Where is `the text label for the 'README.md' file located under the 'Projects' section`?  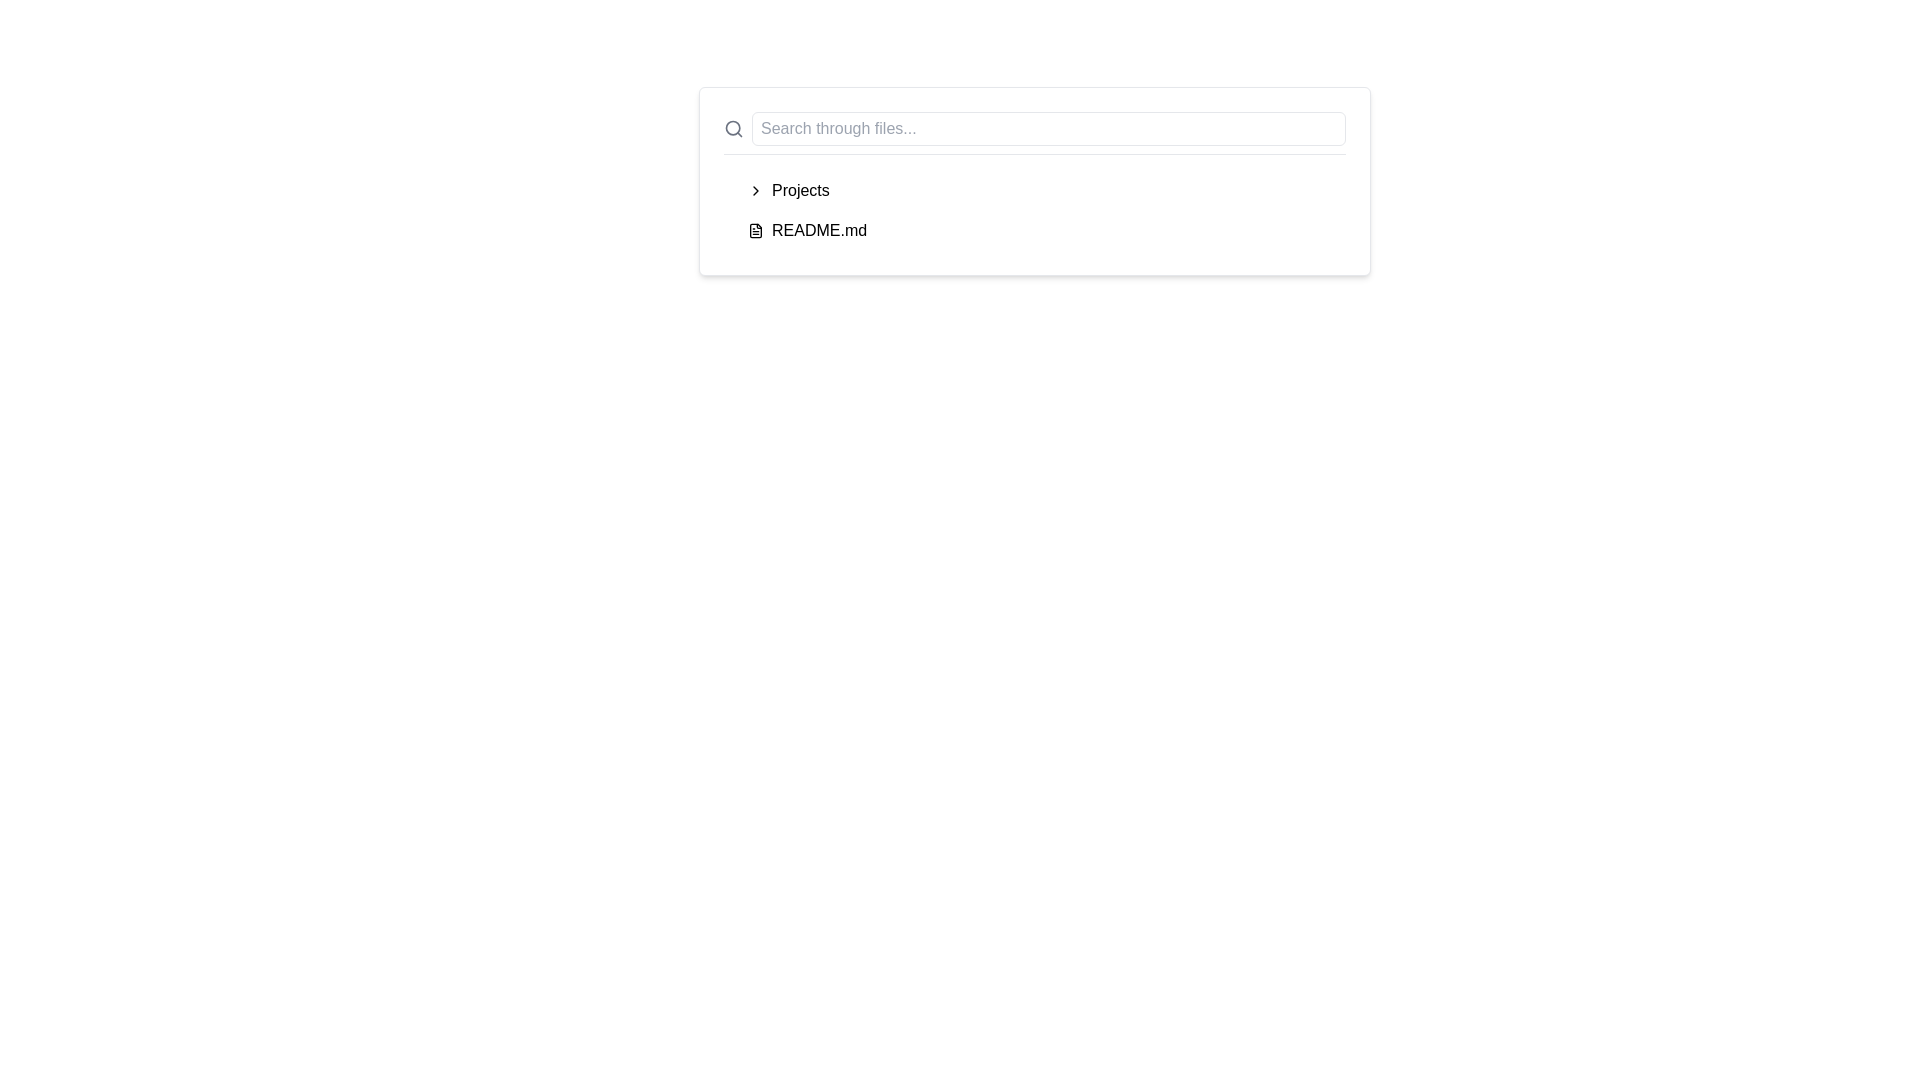 the text label for the 'README.md' file located under the 'Projects' section is located at coordinates (819, 230).